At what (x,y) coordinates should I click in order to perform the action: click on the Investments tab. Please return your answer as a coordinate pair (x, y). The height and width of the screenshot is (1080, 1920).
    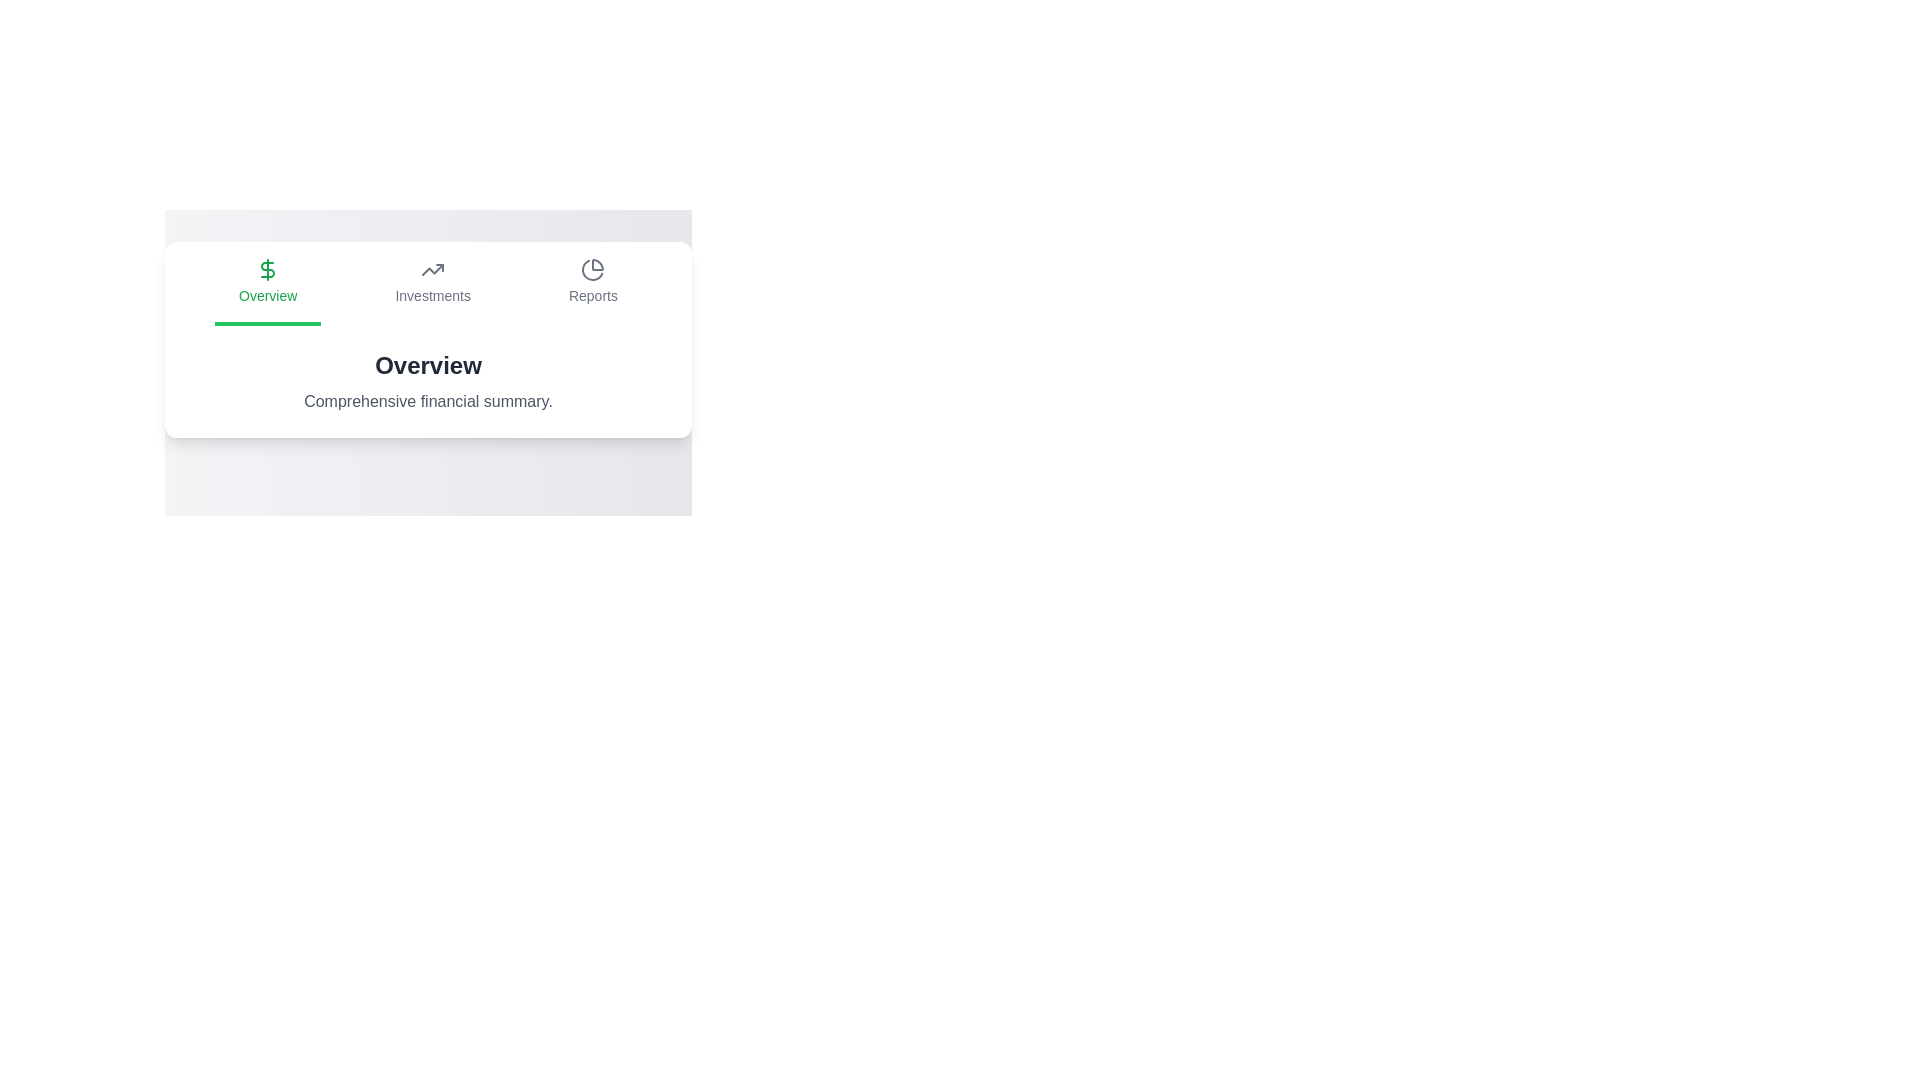
    Looking at the image, I should click on (431, 284).